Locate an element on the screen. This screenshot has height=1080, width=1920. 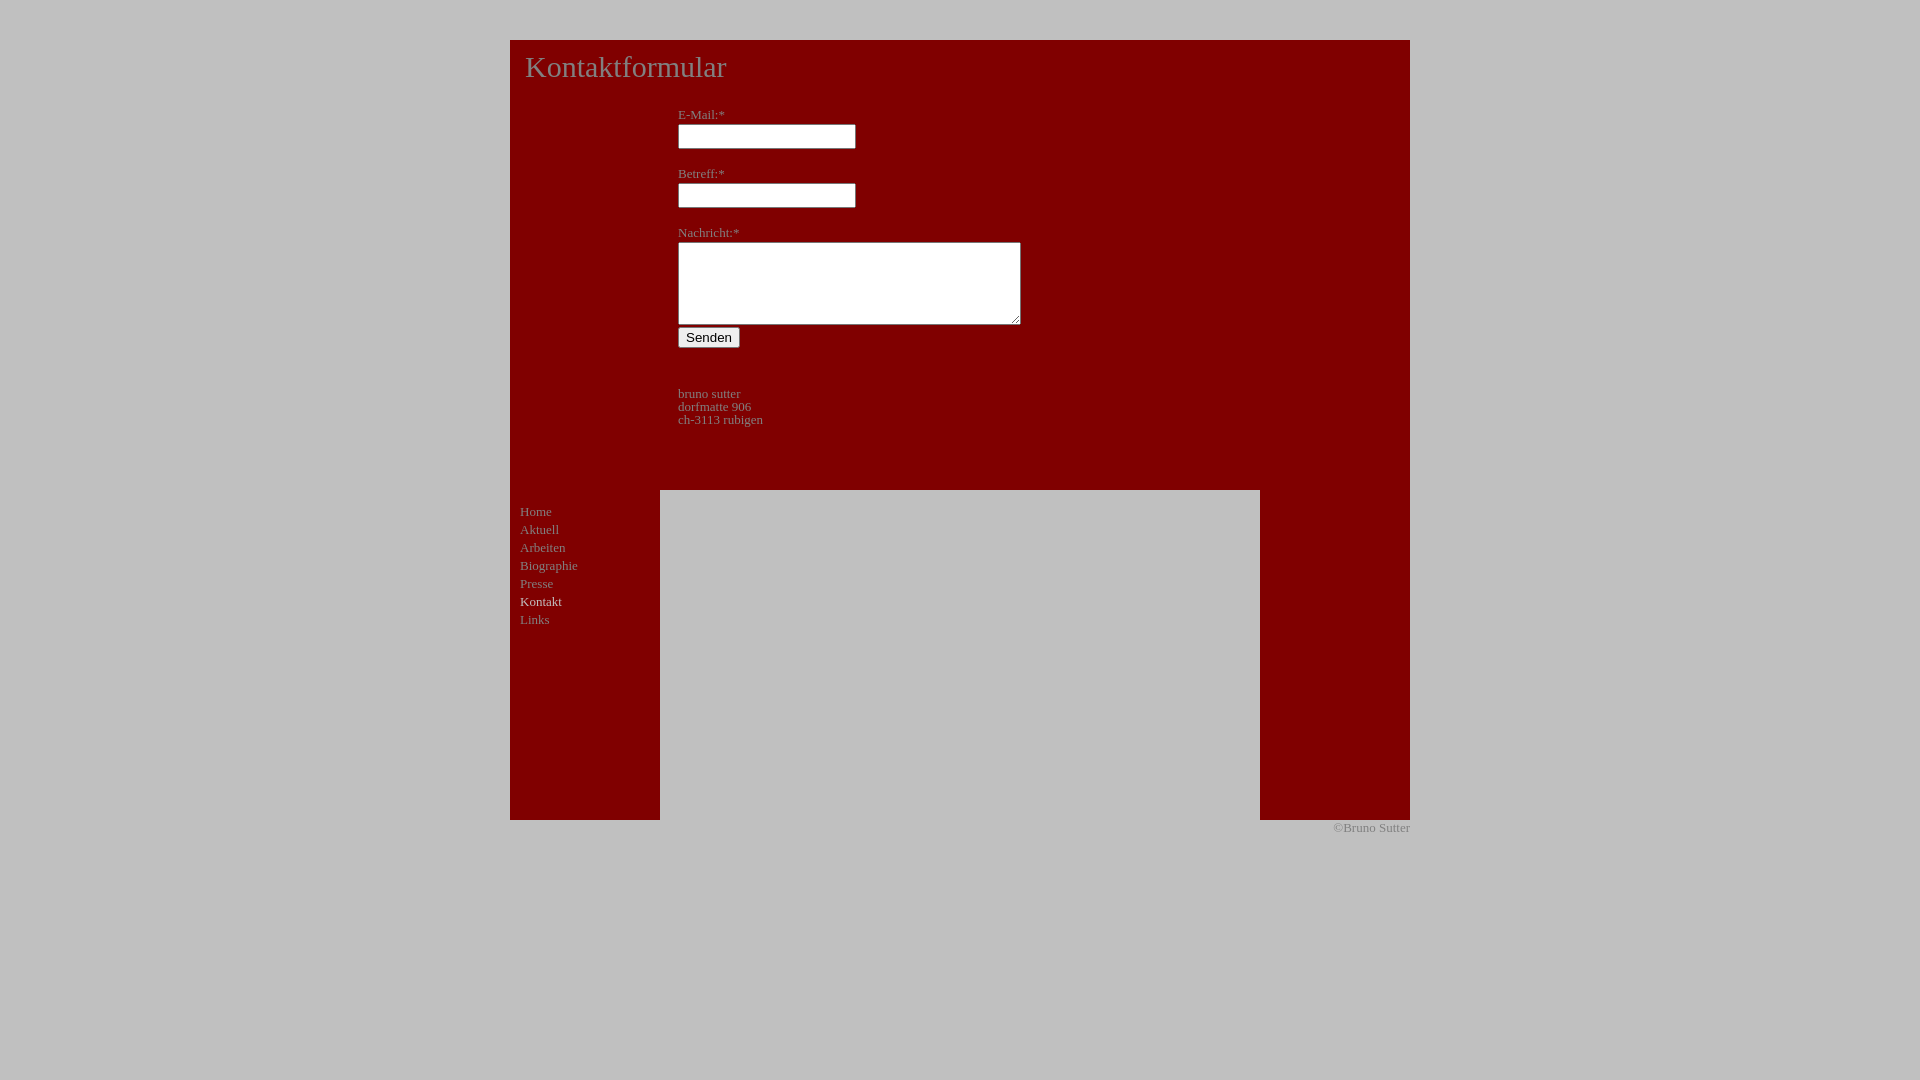
'Presse' is located at coordinates (519, 583).